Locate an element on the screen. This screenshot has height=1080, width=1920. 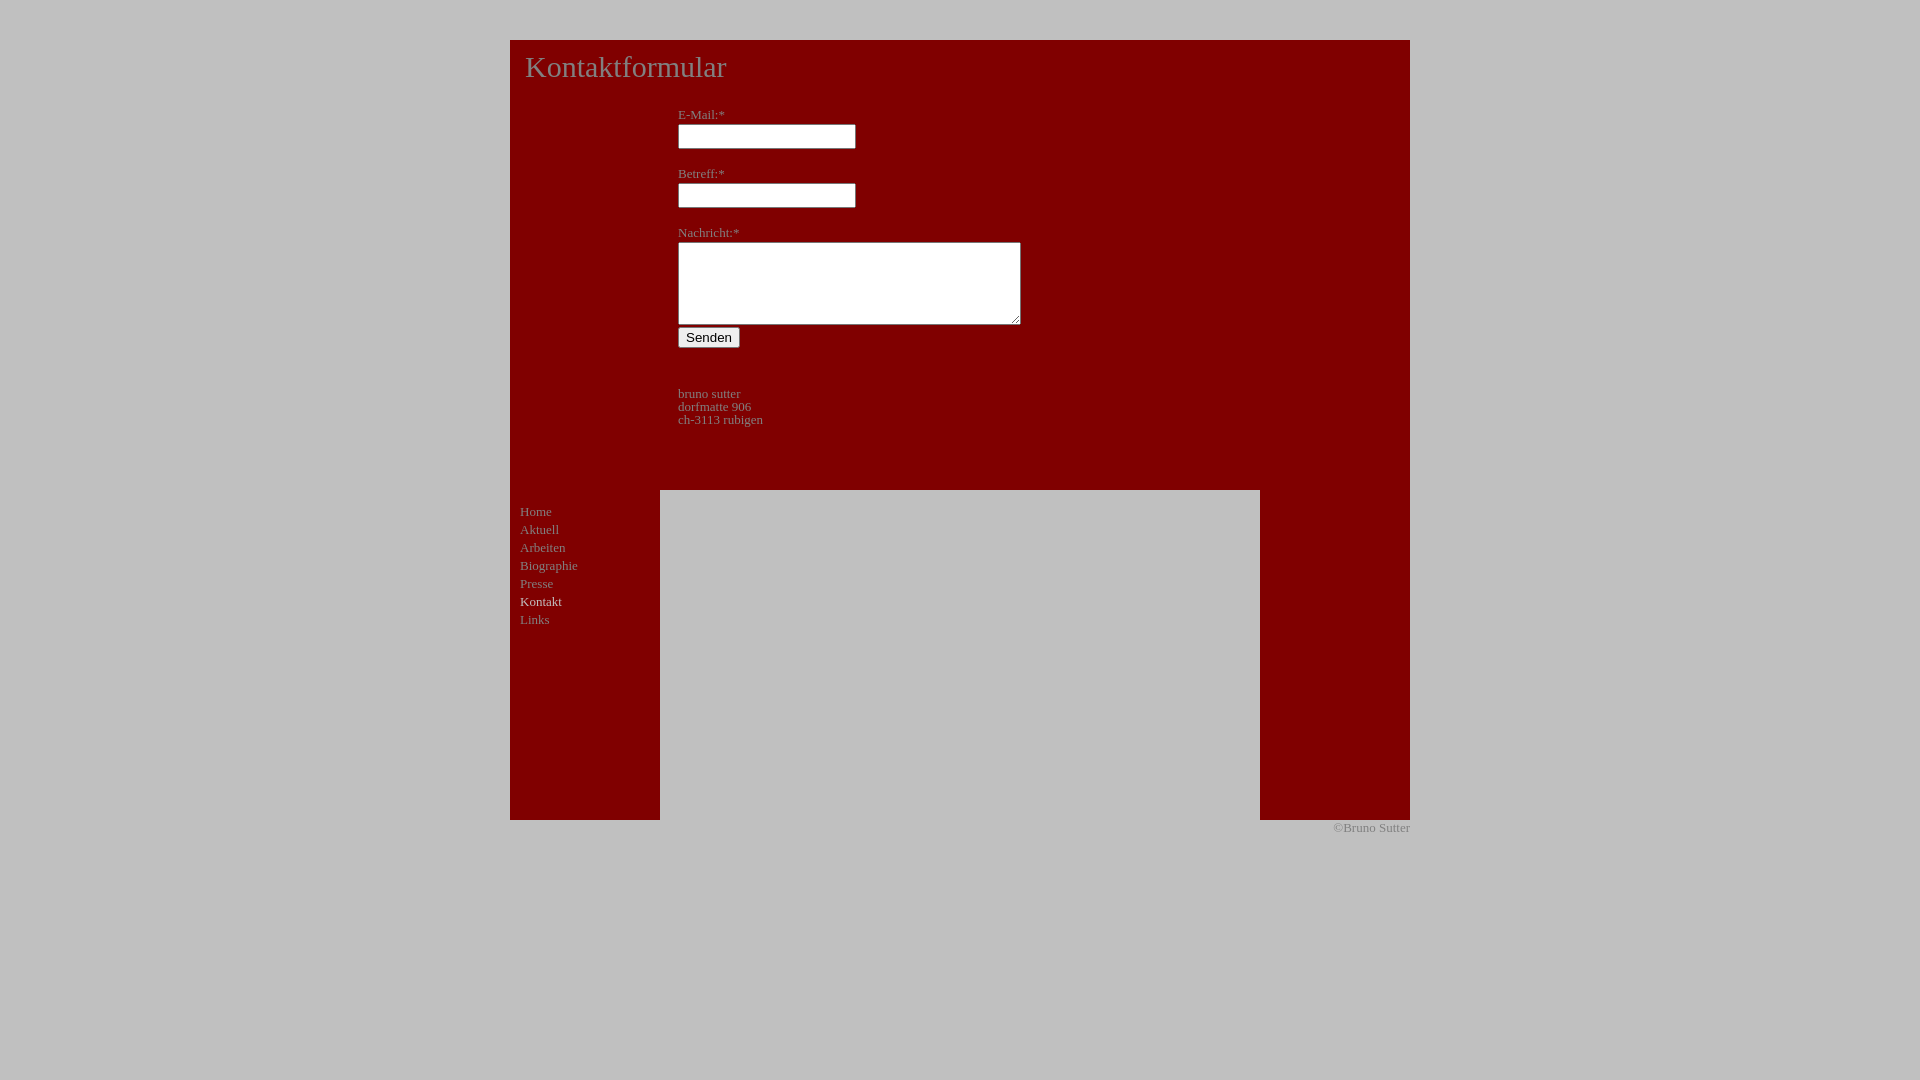
'Presse' is located at coordinates (519, 583).